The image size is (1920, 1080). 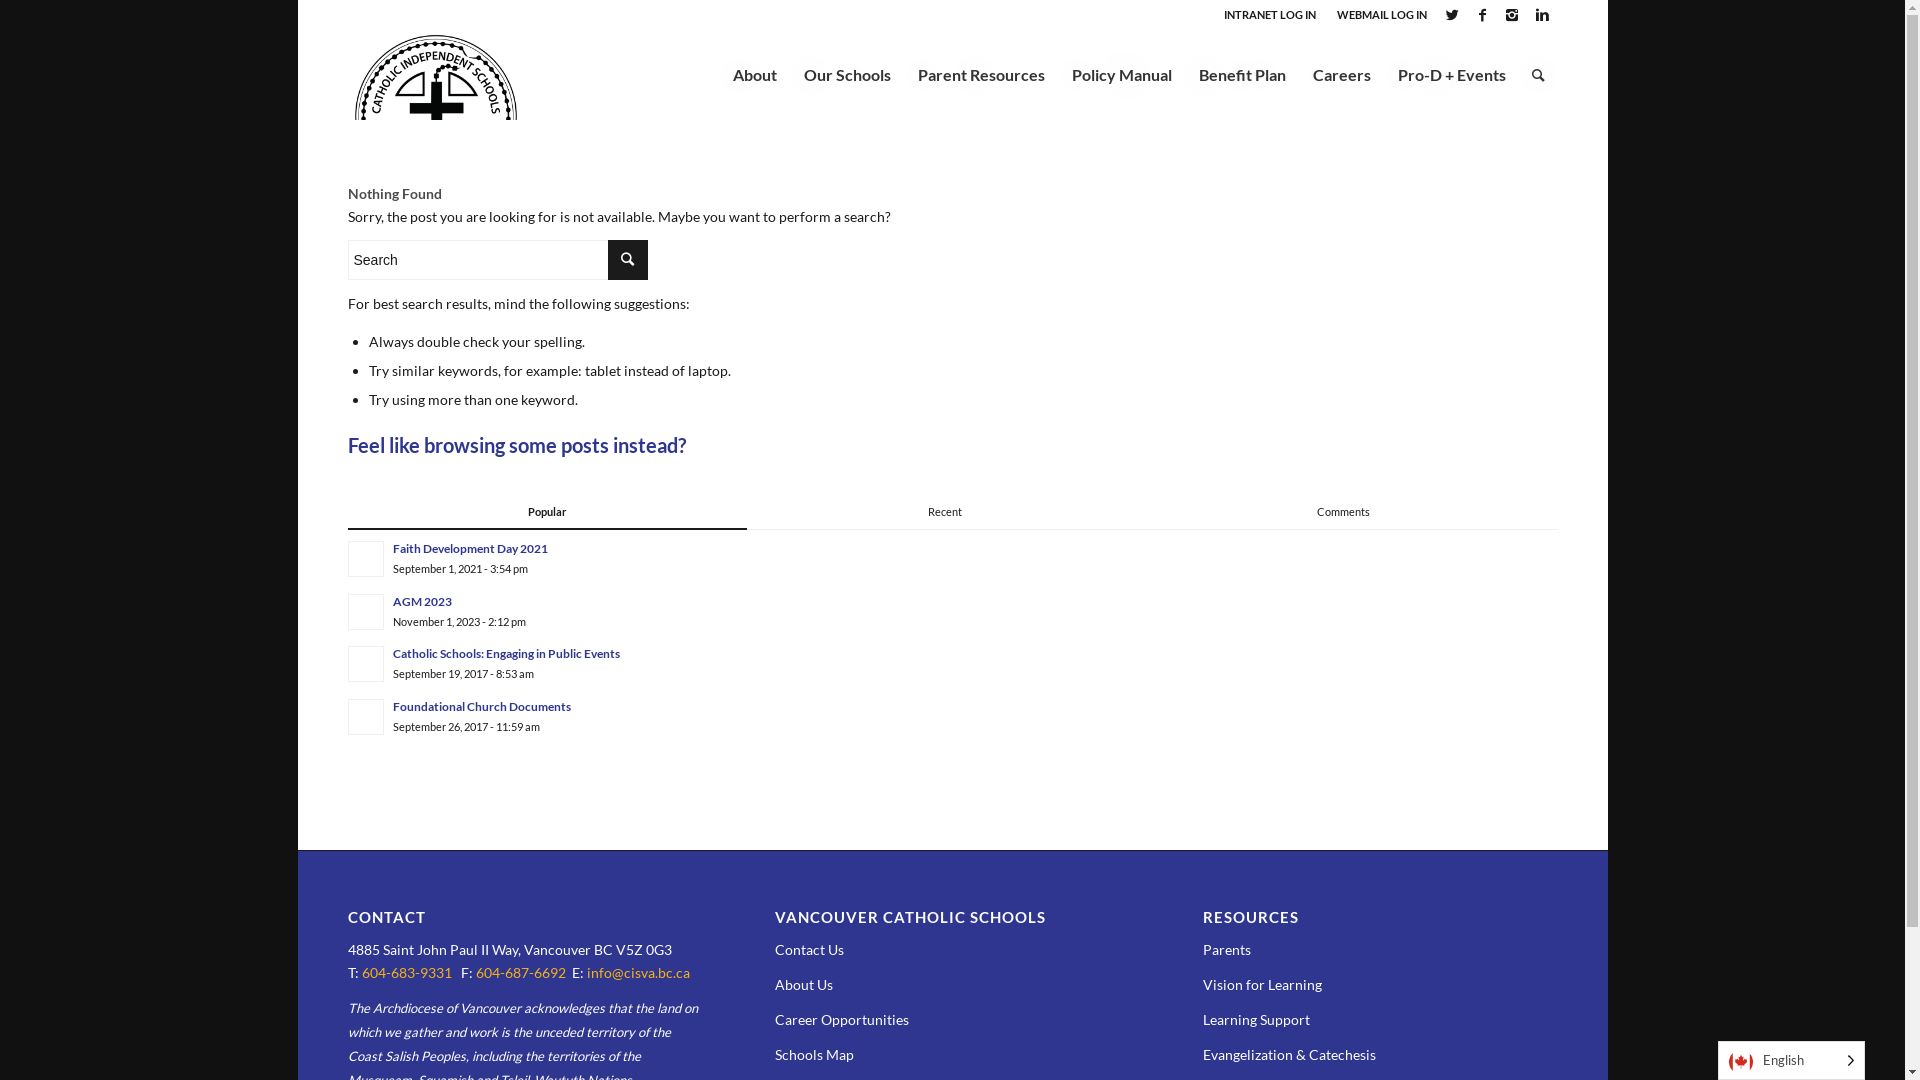 I want to click on 'Pro-D + Events', so click(x=1451, y=73).